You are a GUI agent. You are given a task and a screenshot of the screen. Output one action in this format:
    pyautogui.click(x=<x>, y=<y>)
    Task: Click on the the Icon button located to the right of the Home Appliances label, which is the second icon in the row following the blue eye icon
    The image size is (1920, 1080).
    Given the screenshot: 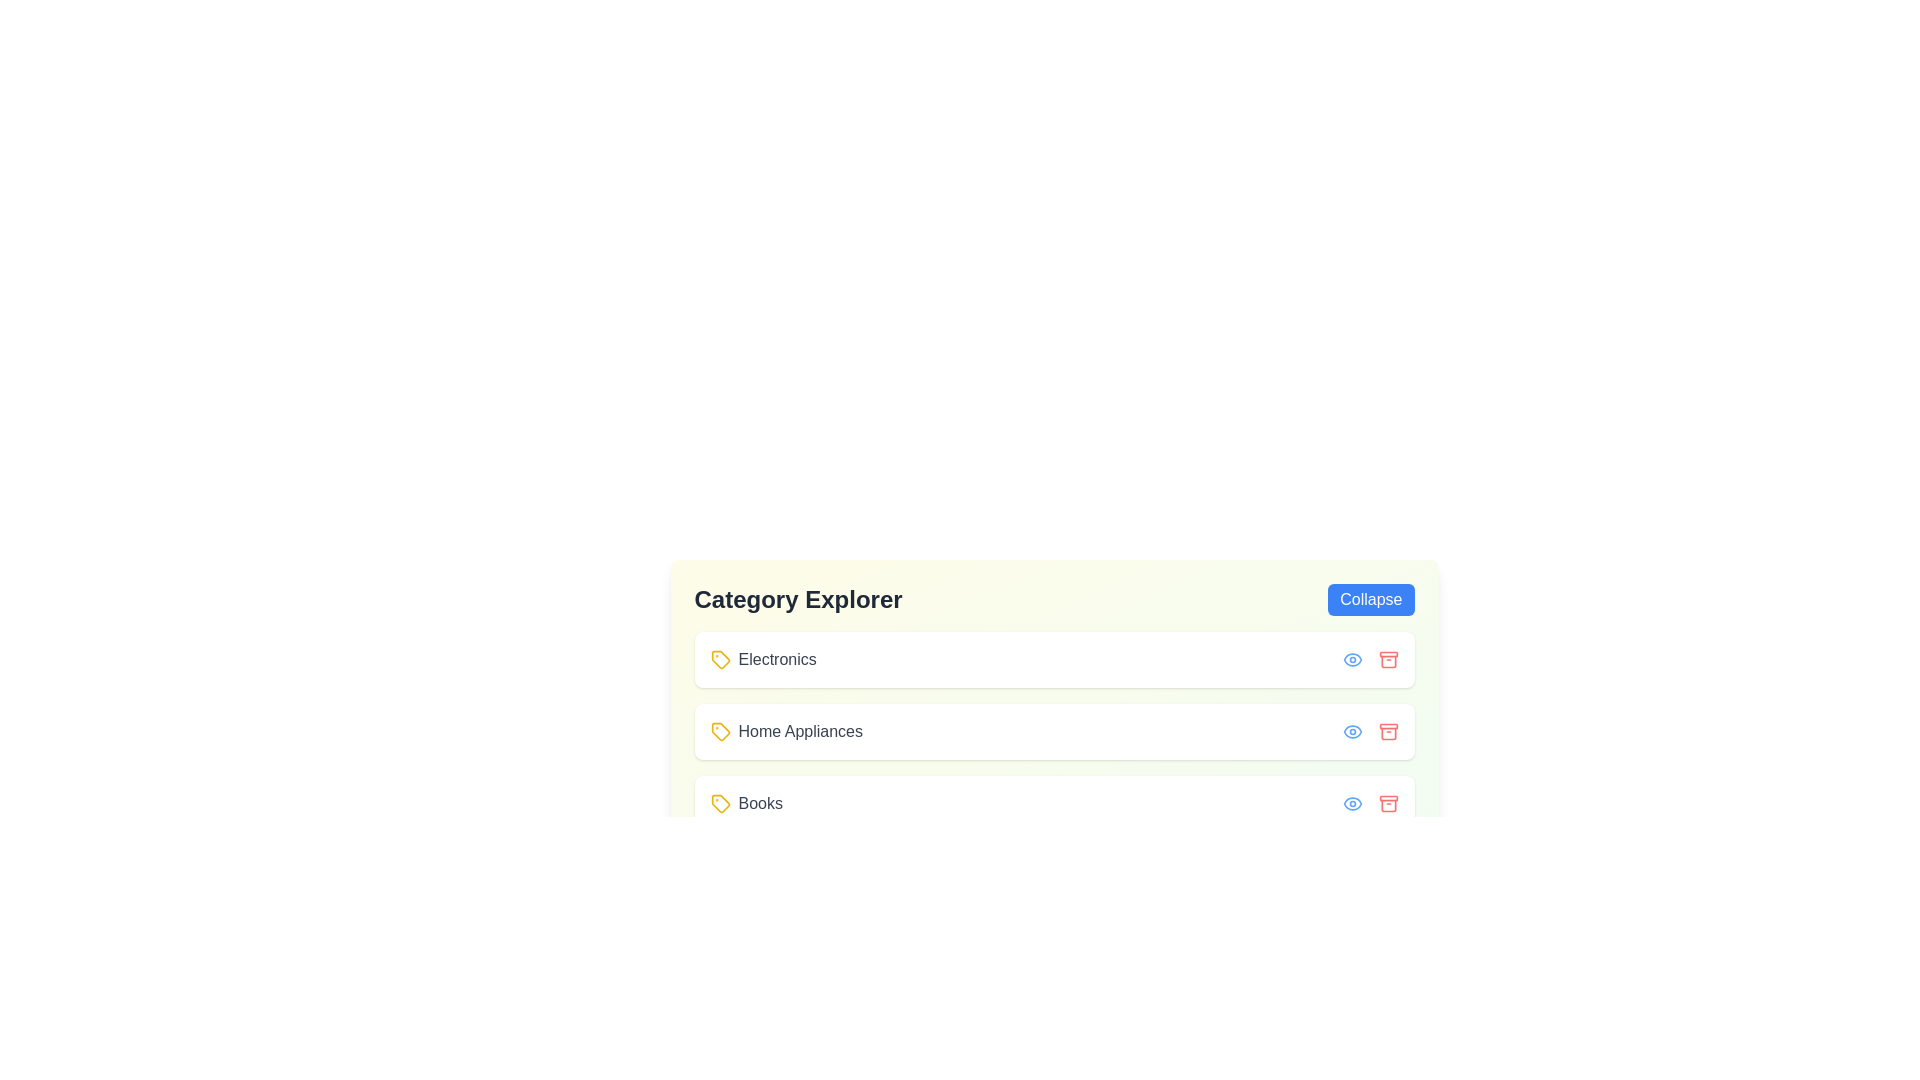 What is the action you would take?
    pyautogui.click(x=1387, y=732)
    